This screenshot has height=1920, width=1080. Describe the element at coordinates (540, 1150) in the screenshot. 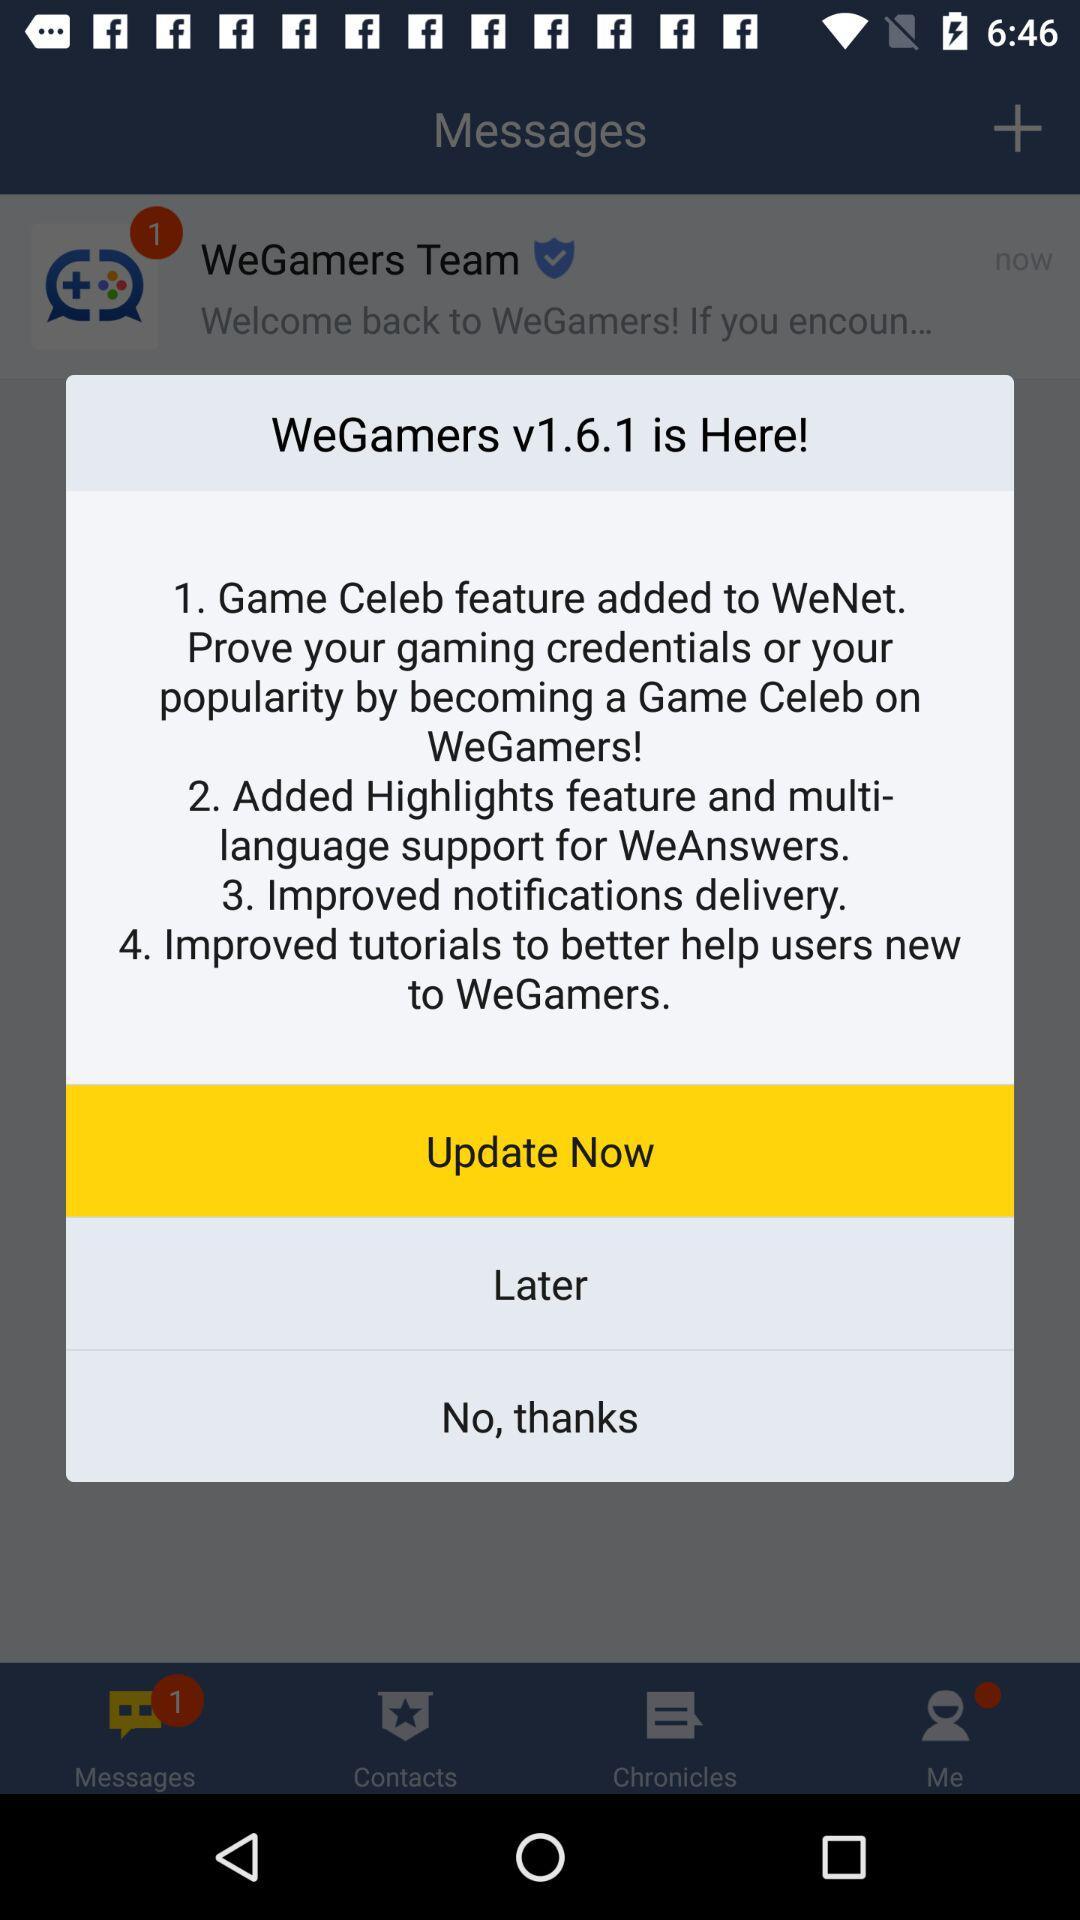

I see `the update now` at that location.